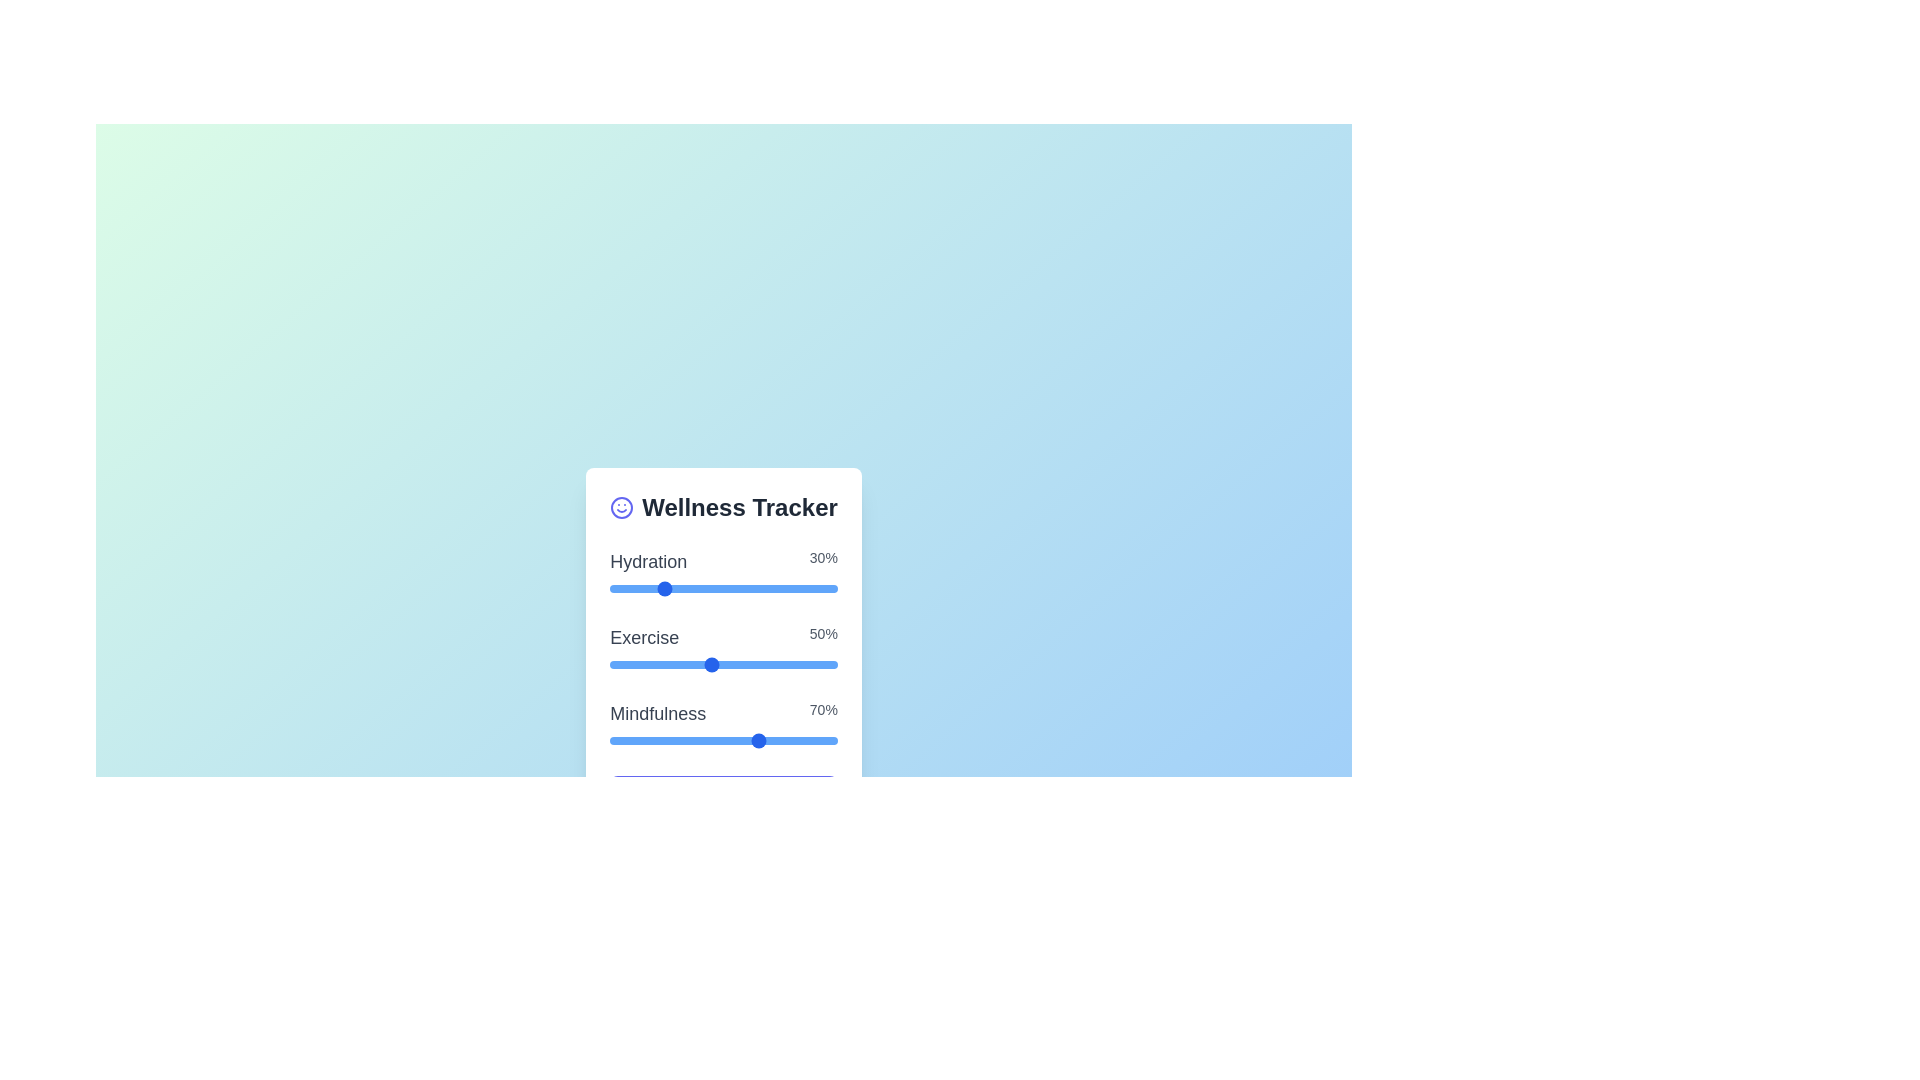 Image resolution: width=1920 pixels, height=1080 pixels. Describe the element at coordinates (760, 588) in the screenshot. I see `the 'Hydration' slider to set its value to 7` at that location.